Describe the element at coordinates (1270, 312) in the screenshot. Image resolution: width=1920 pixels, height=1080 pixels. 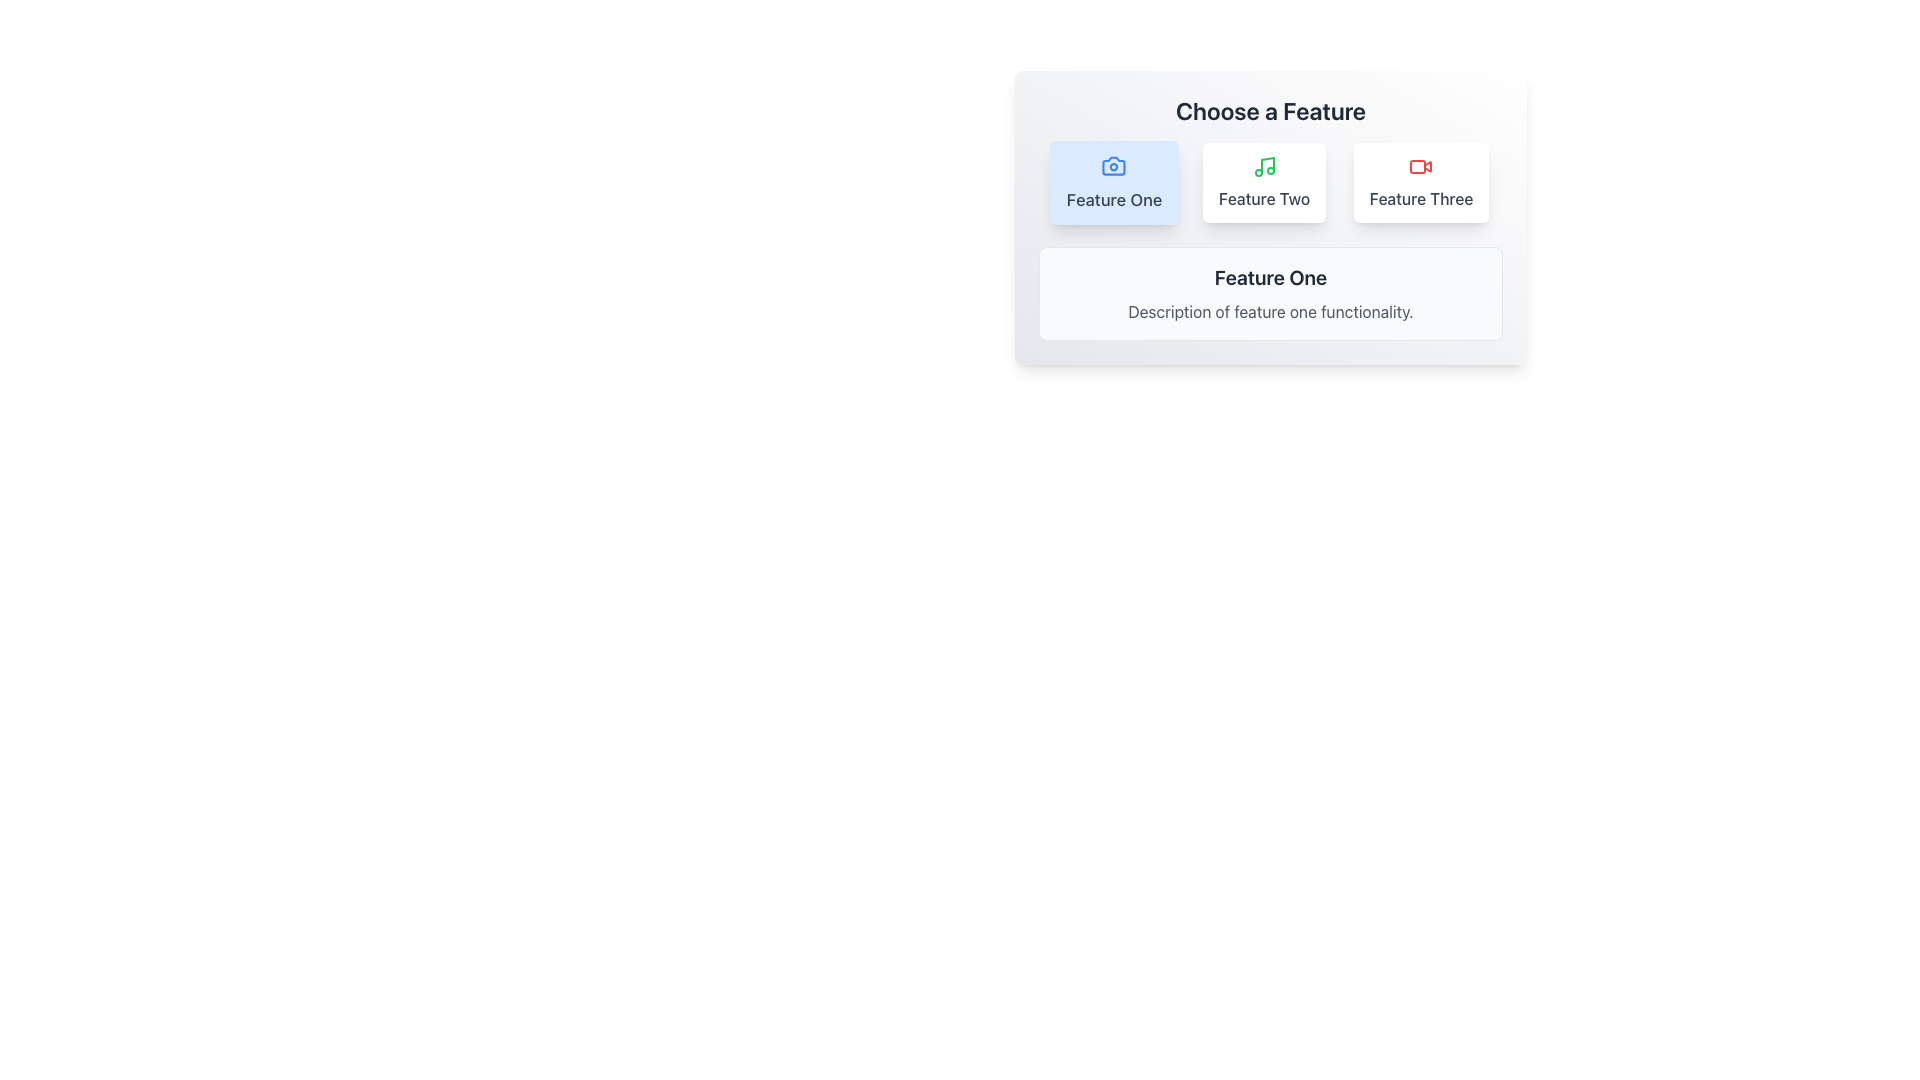
I see `text label that displays 'Description of feature one functionality.' located directly below the title 'Feature One'` at that location.